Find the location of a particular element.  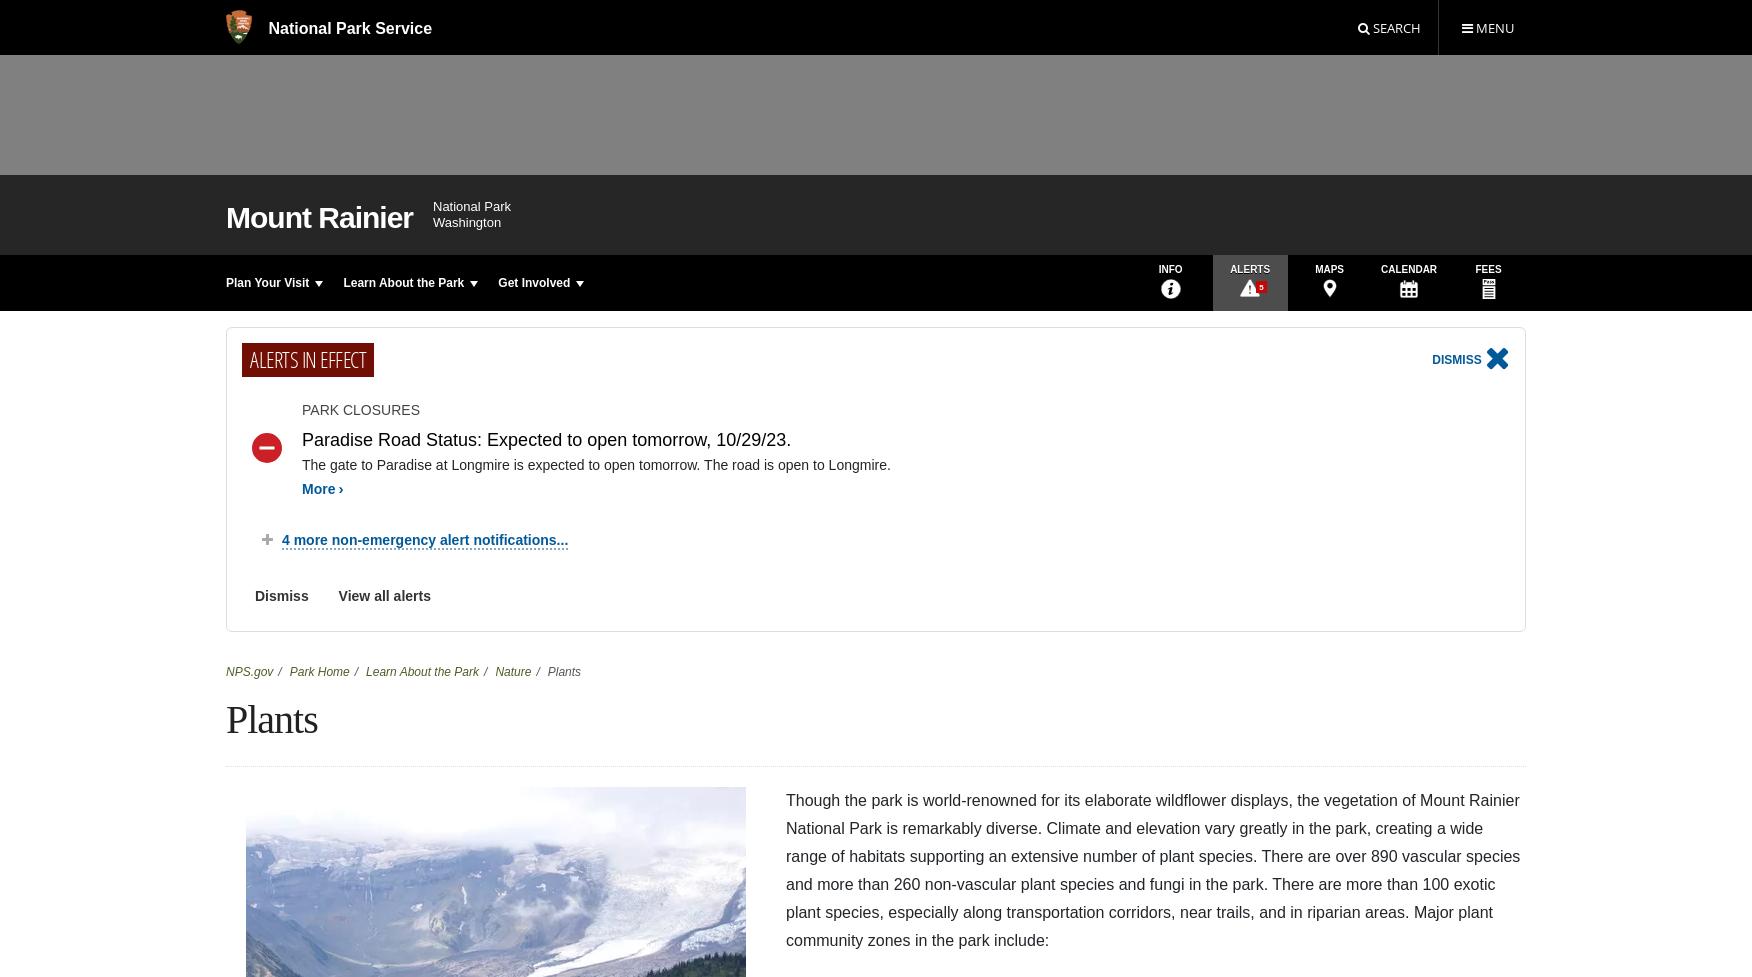

'North Coast and Cascades Network Delivers a New Generation of Vegetation Maps' is located at coordinates (694, 348).